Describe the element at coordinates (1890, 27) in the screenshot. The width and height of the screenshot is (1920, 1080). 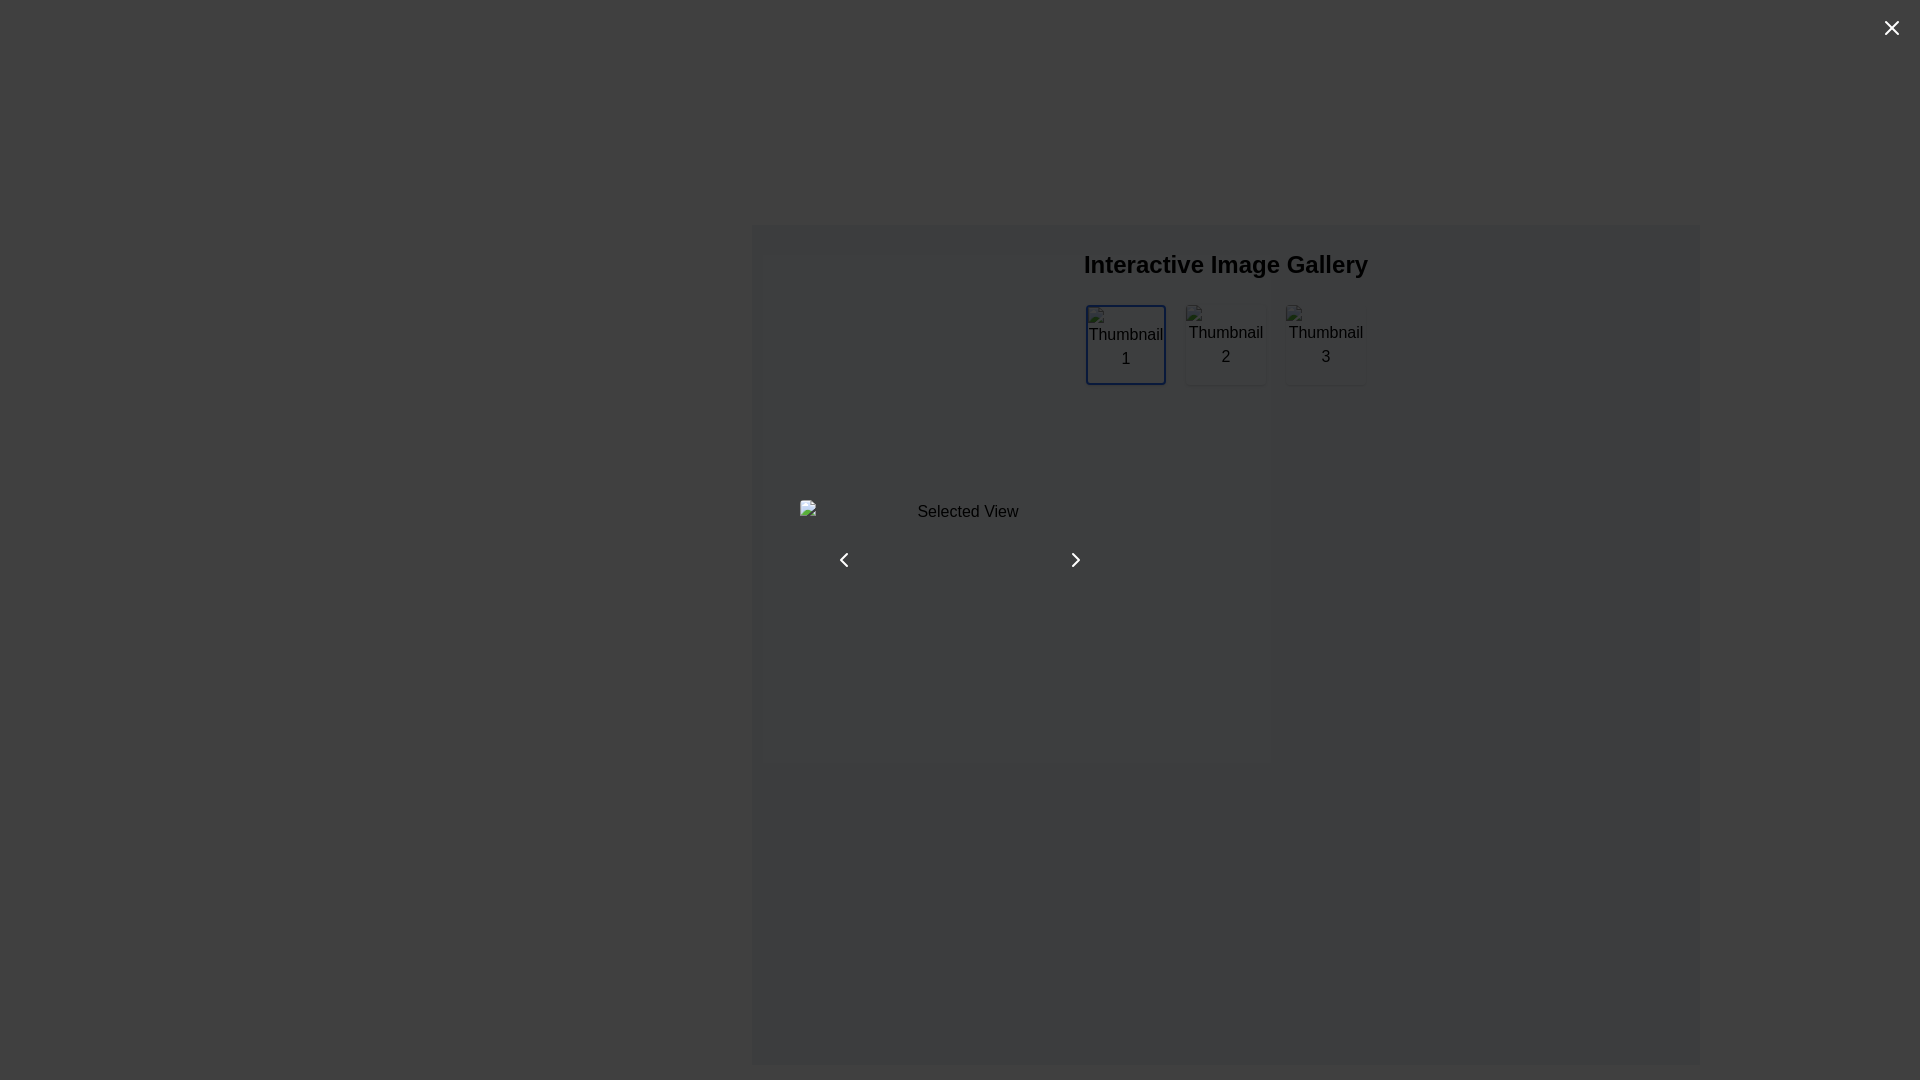
I see `the close icon represented by an 'X' shape located in the top-right corner of the interface` at that location.